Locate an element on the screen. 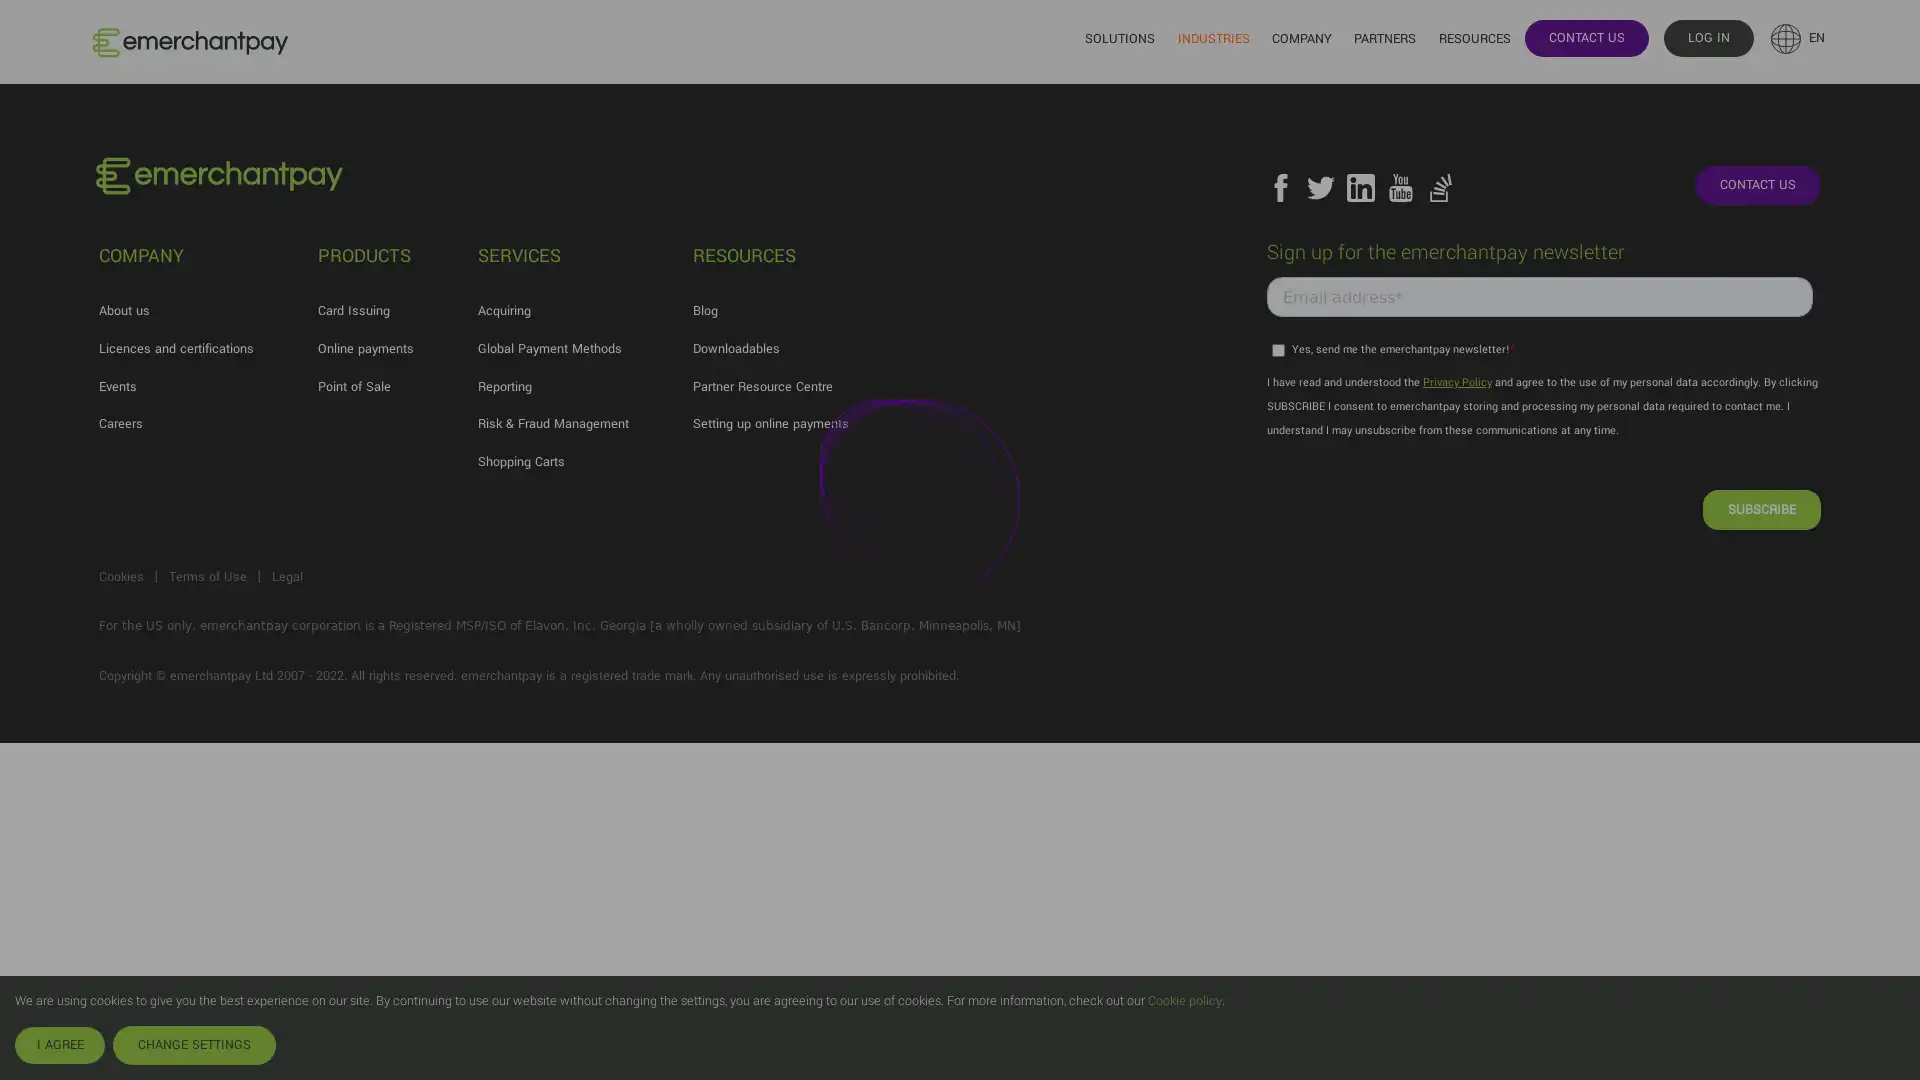  I AGREE is located at coordinates (59, 1044).